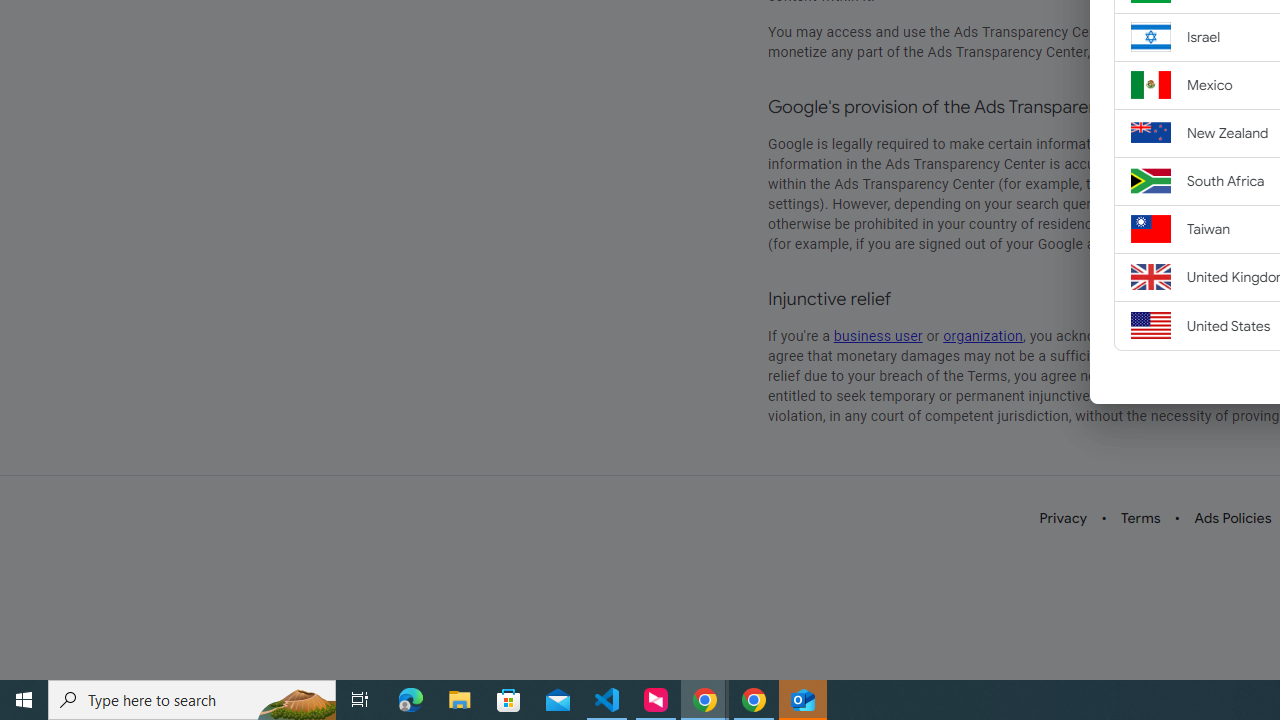 Image resolution: width=1280 pixels, height=720 pixels. Describe the element at coordinates (983, 335) in the screenshot. I see `'organization'` at that location.